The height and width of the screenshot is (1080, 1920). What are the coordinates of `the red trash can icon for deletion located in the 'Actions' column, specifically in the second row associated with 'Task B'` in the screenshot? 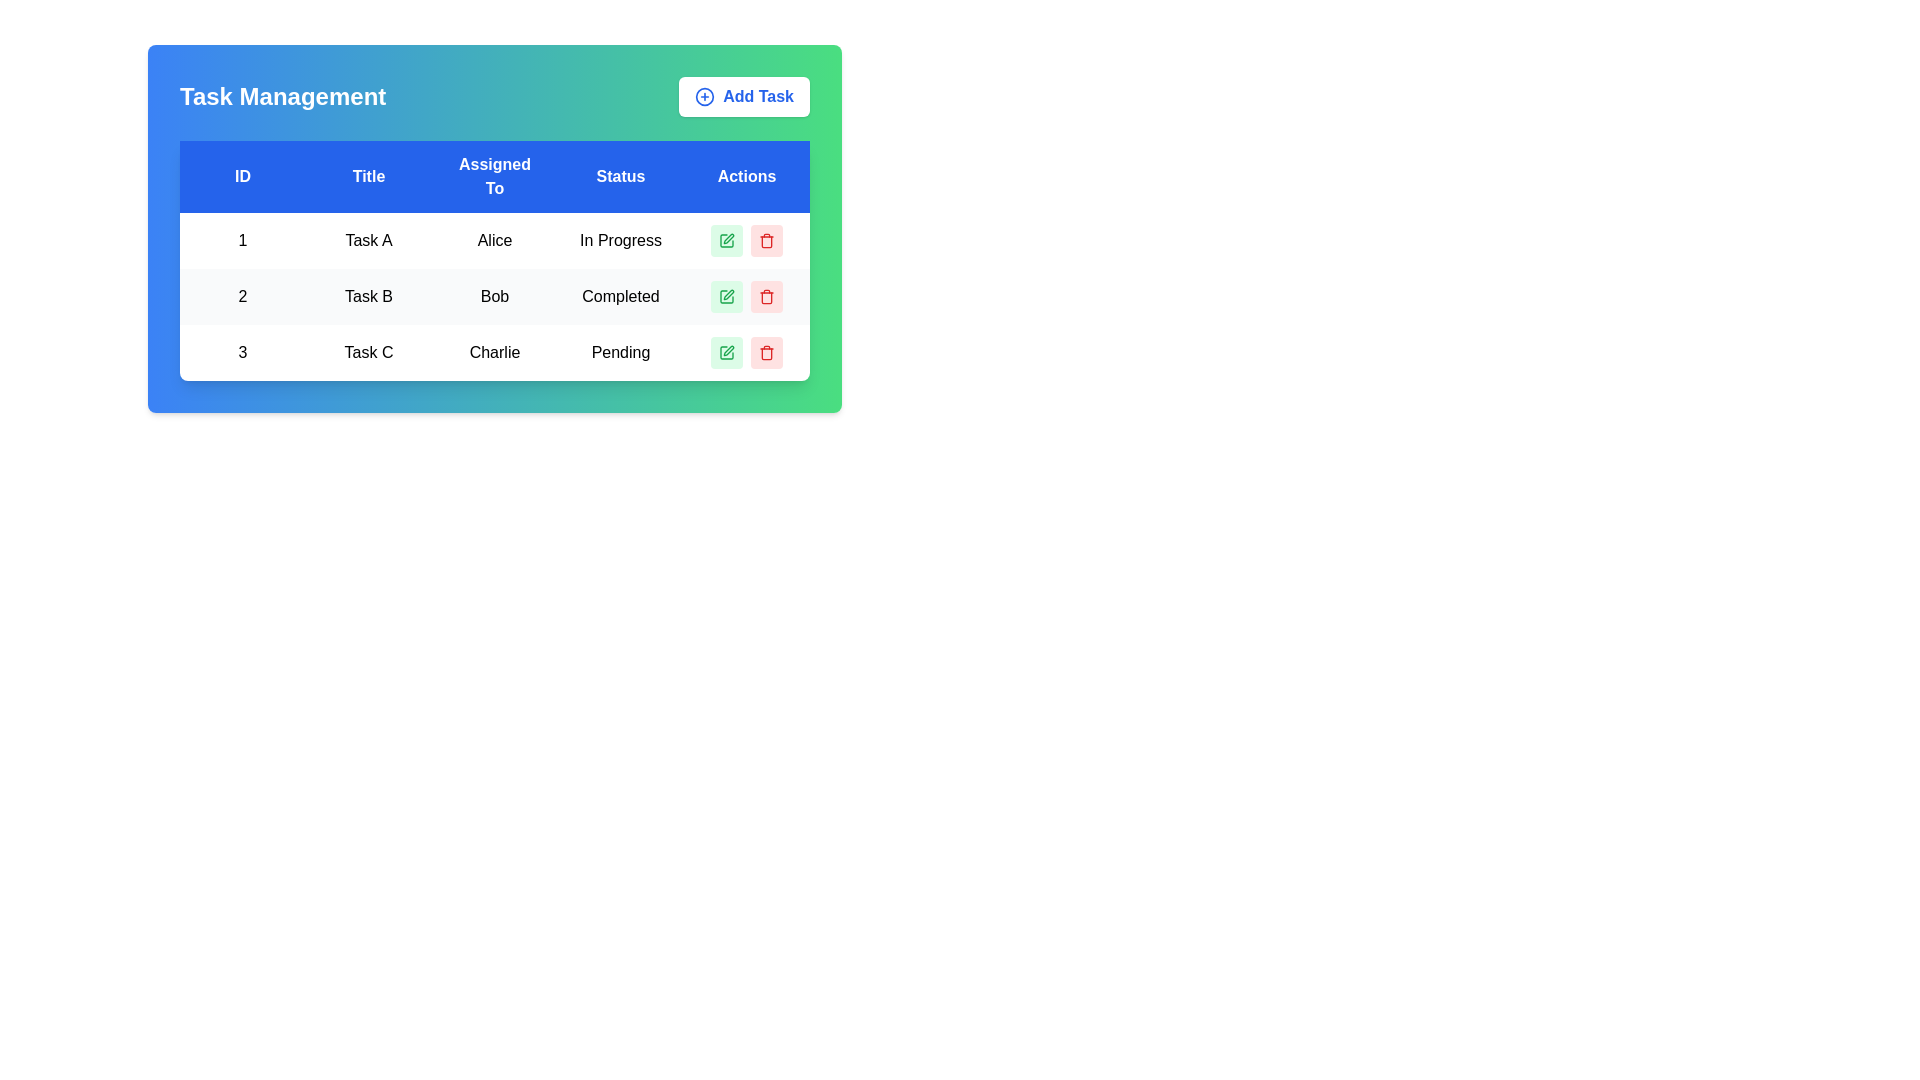 It's located at (766, 297).